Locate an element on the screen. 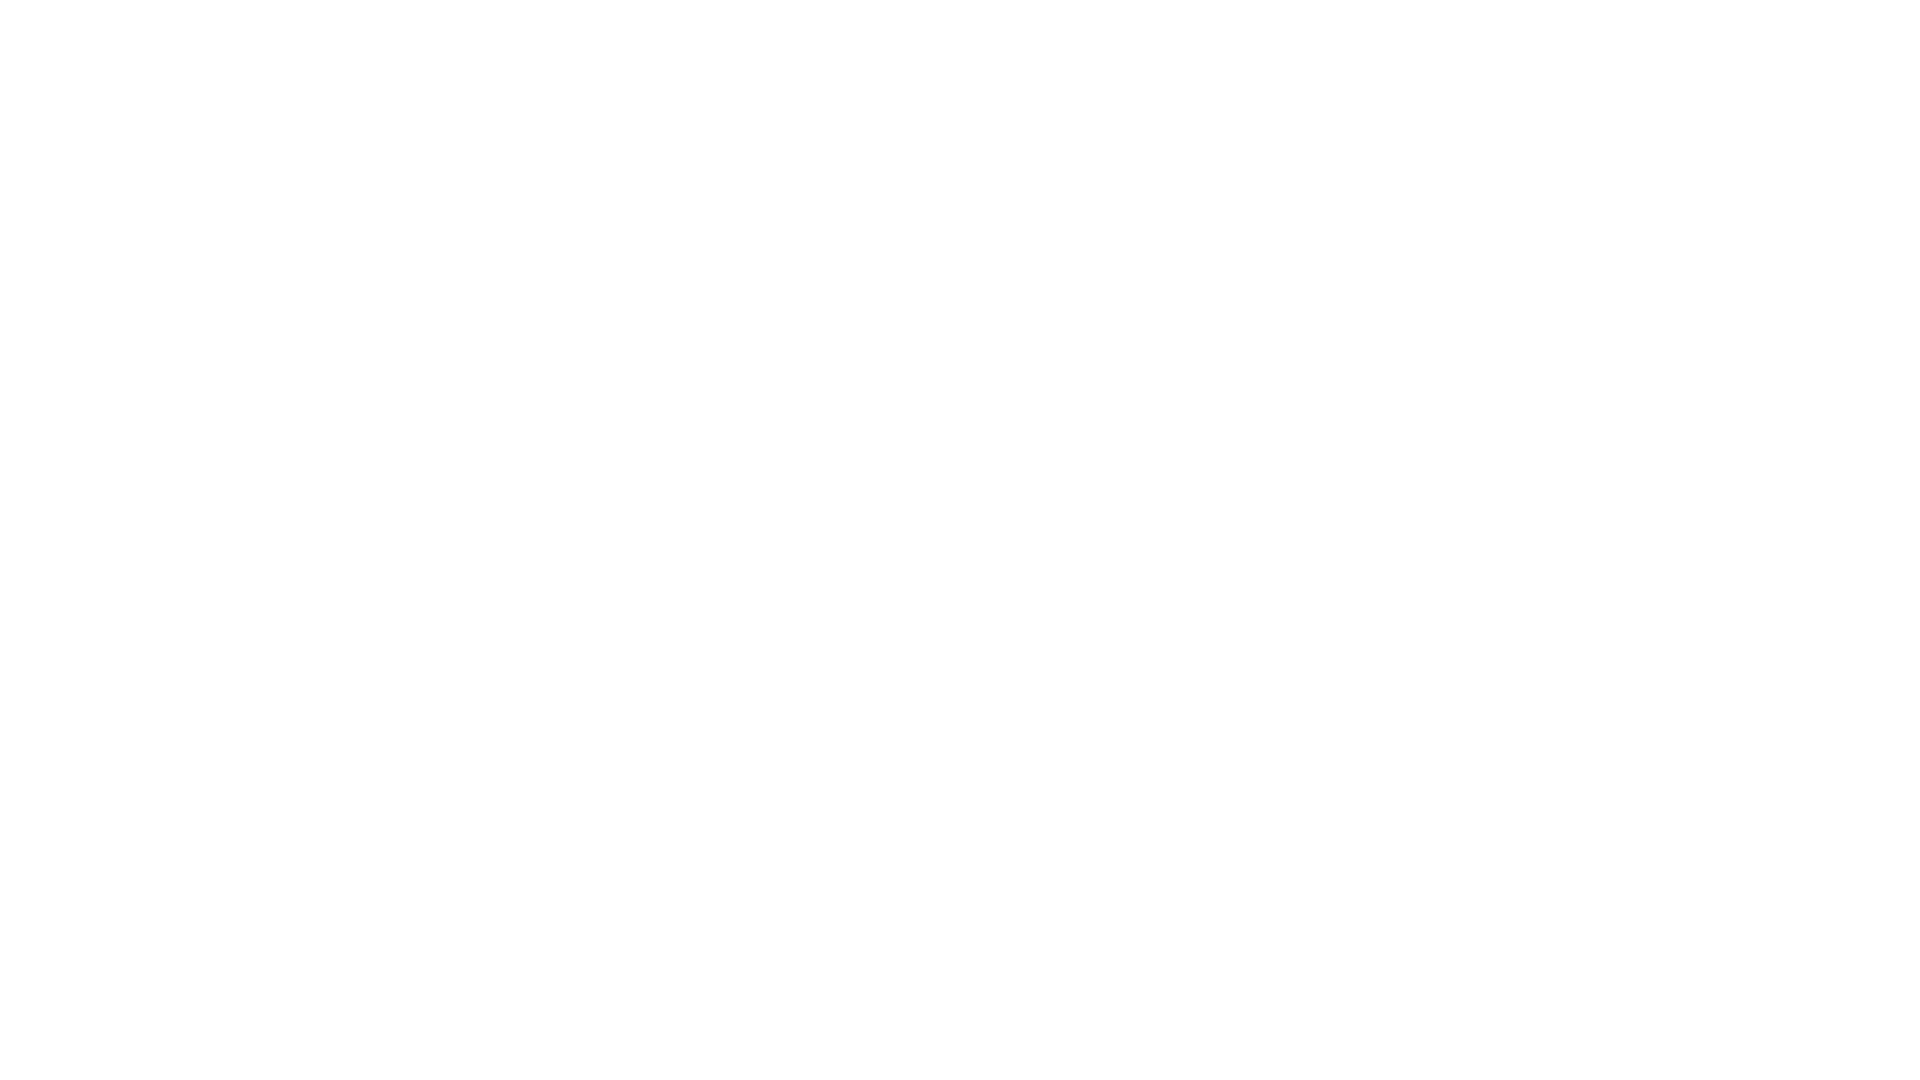 The width and height of the screenshot is (1920, 1080). Public Data: Available is located at coordinates (637, 338).